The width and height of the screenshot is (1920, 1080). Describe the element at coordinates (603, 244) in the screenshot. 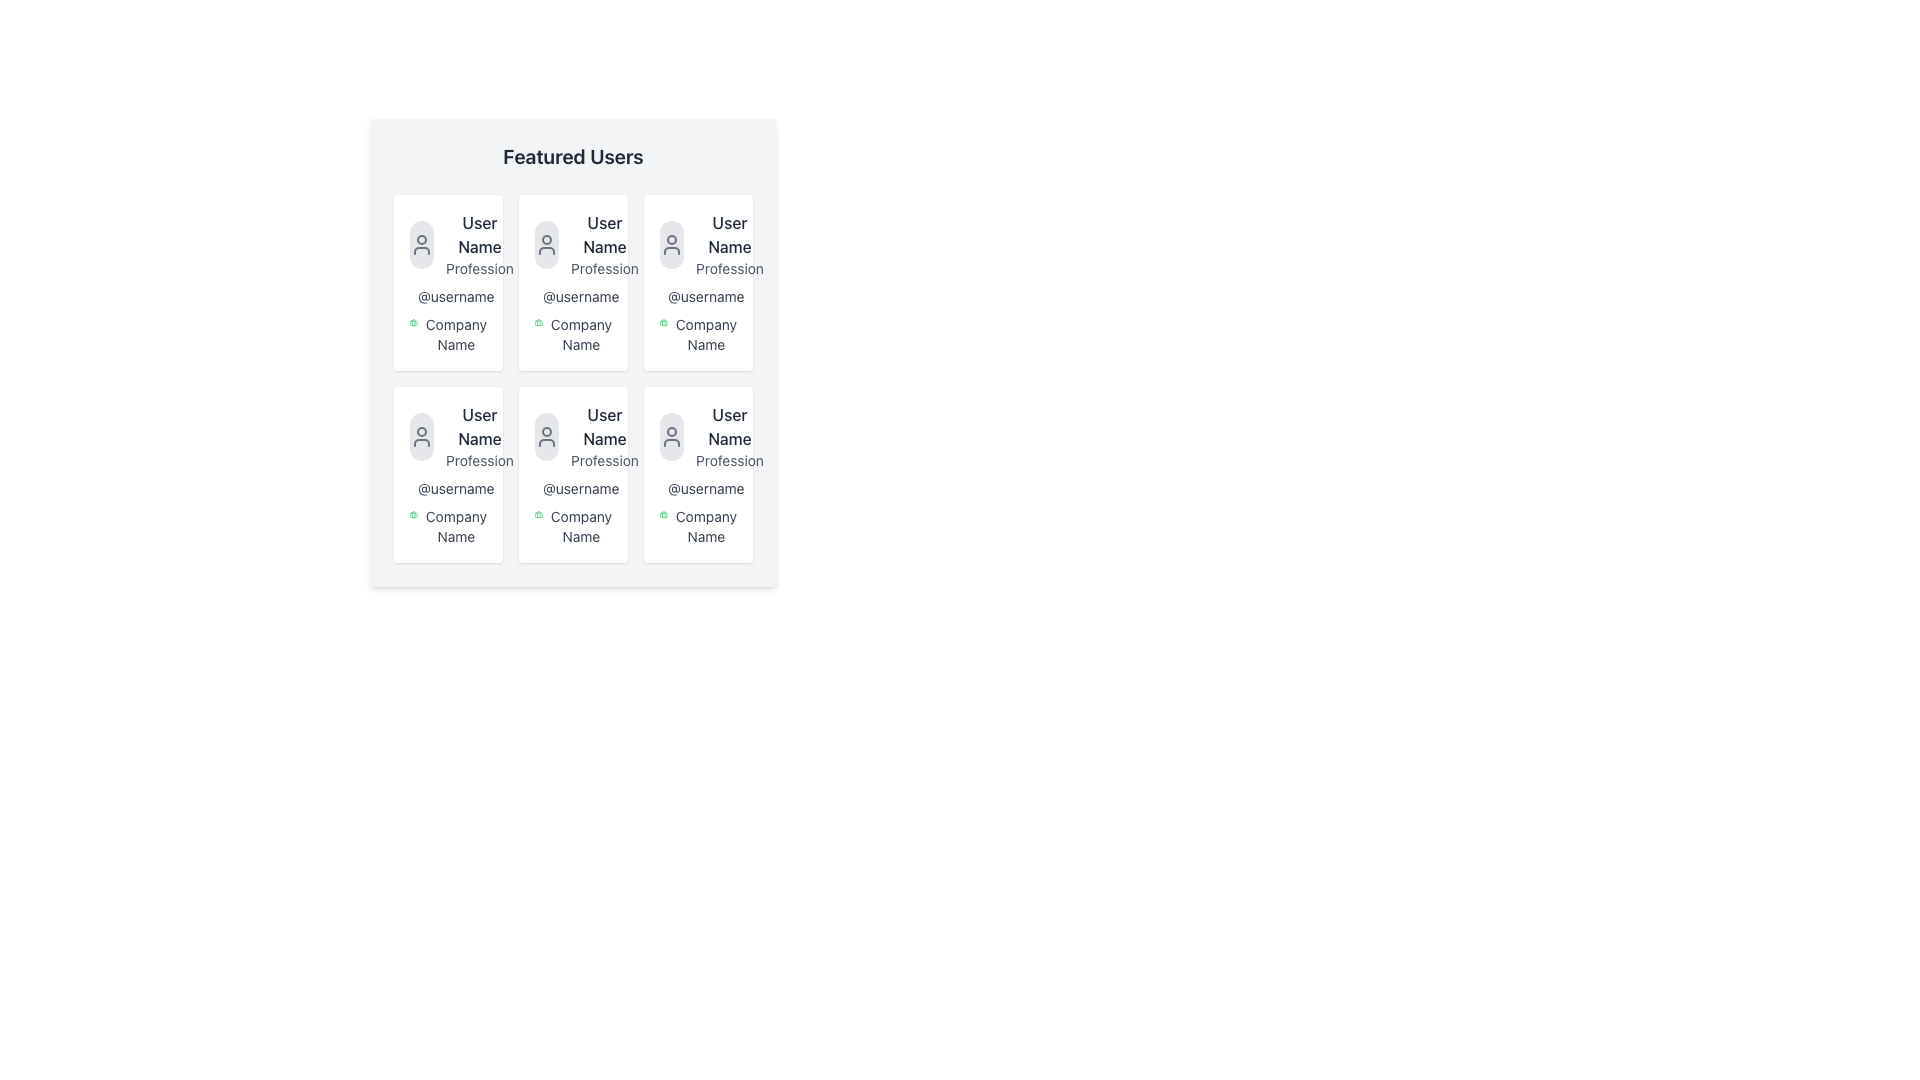

I see `the text display element that shows 'User Name' in bold dark gray and 'Profession' in smaller light gray, located in the second tile of the first row of the 'Featured Users' section` at that location.